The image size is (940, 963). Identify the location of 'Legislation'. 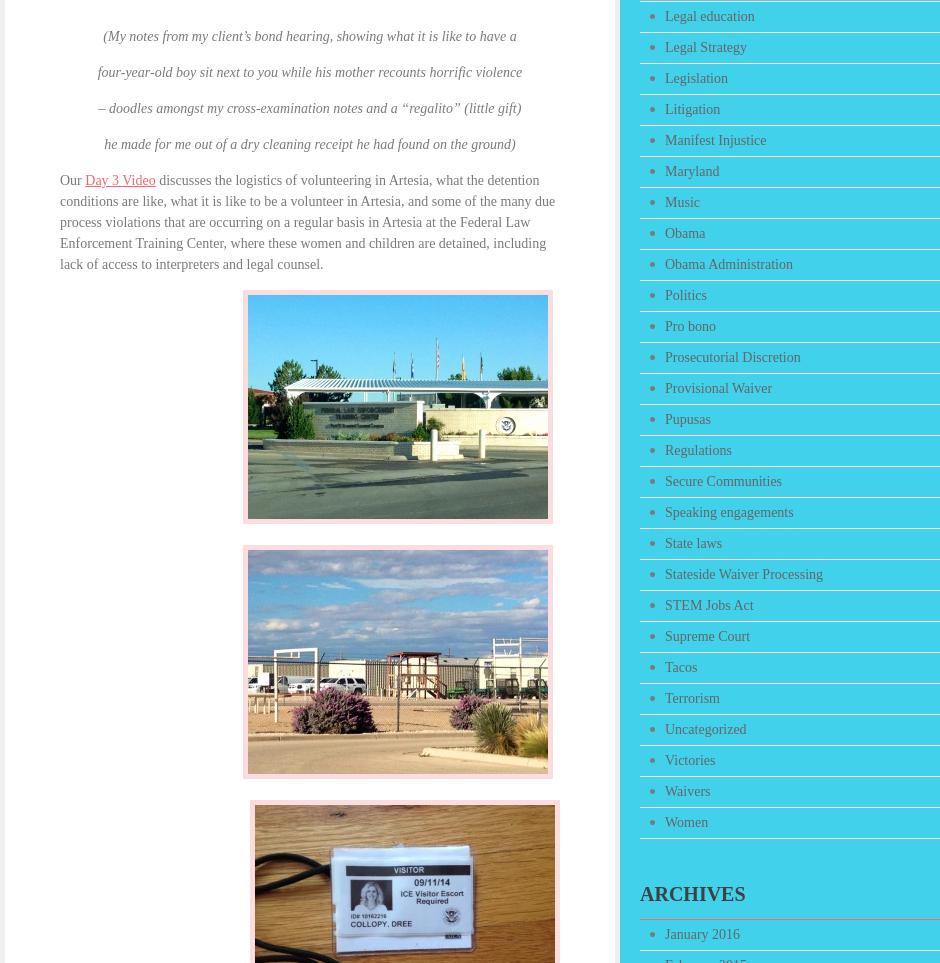
(695, 78).